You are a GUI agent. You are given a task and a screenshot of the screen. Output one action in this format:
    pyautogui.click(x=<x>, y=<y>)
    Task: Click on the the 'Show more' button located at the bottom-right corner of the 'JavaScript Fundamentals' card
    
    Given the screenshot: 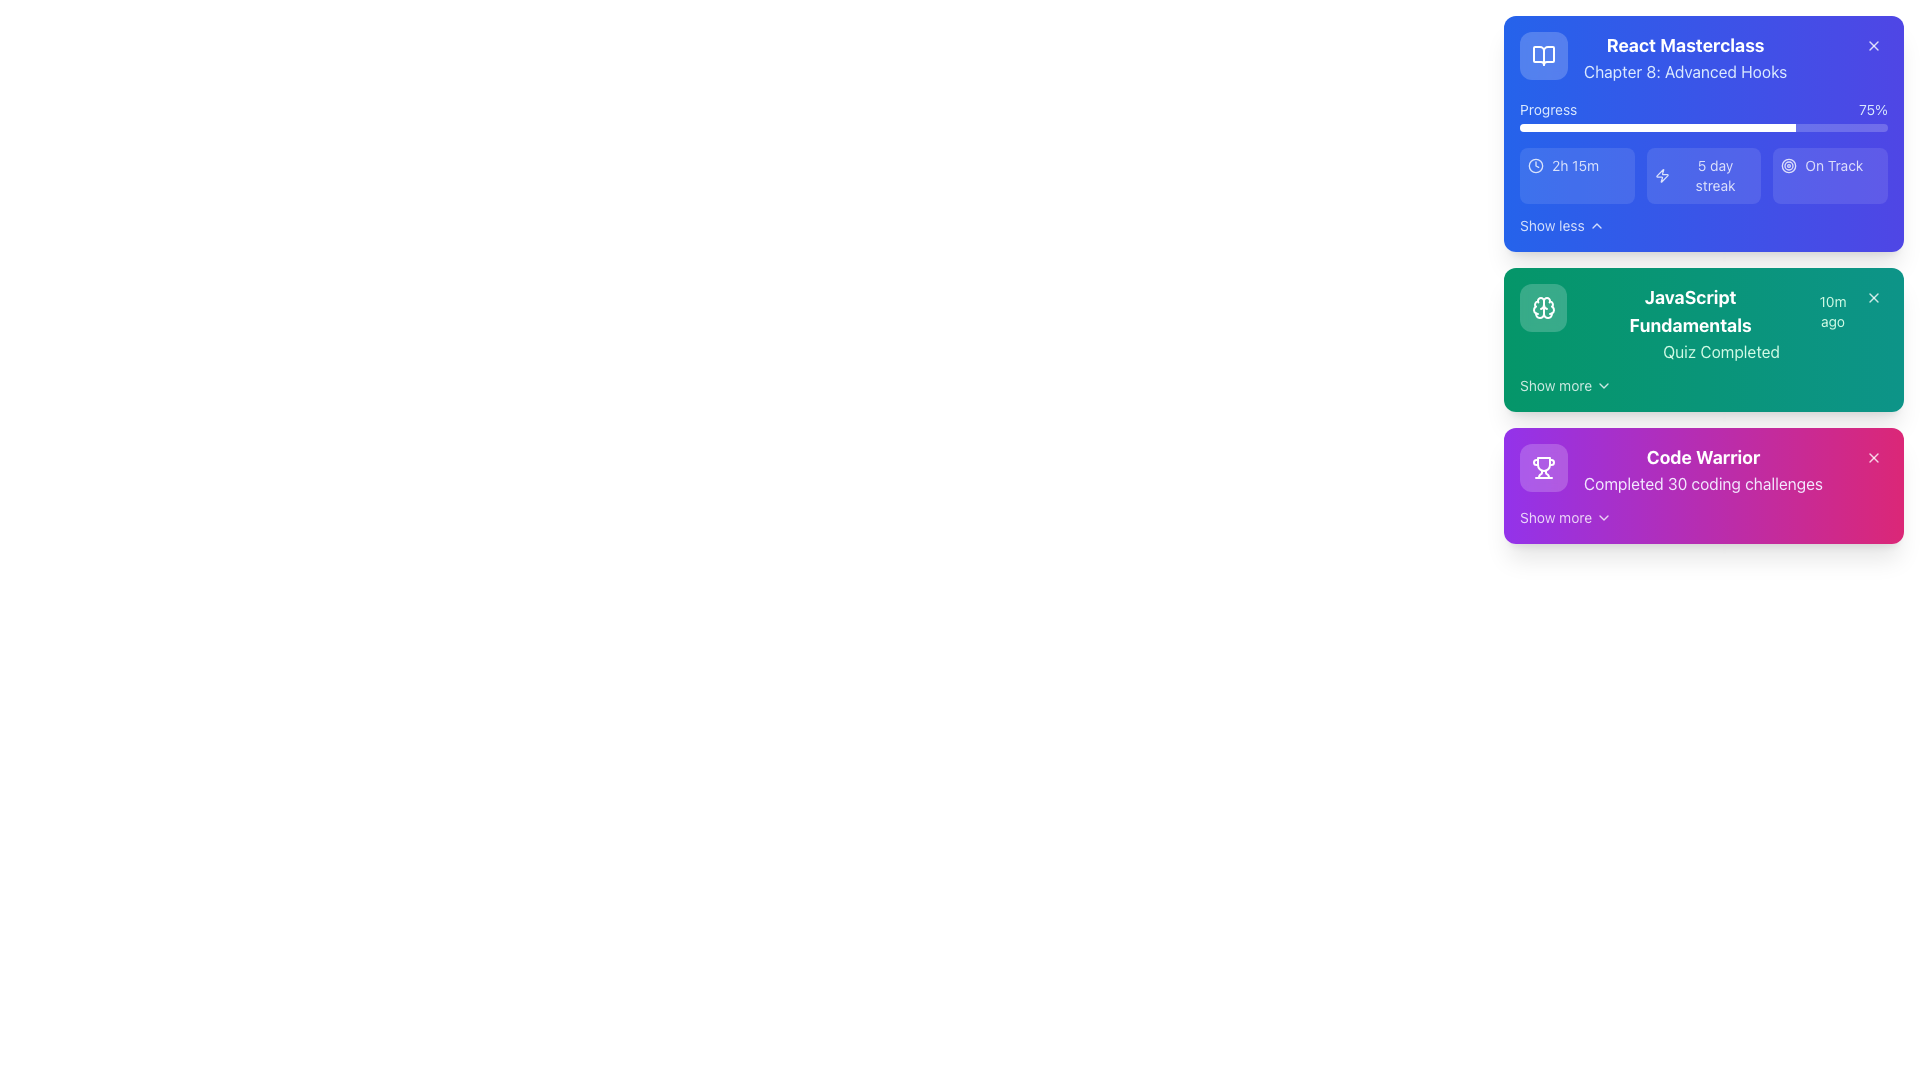 What is the action you would take?
    pyautogui.click(x=1565, y=385)
    